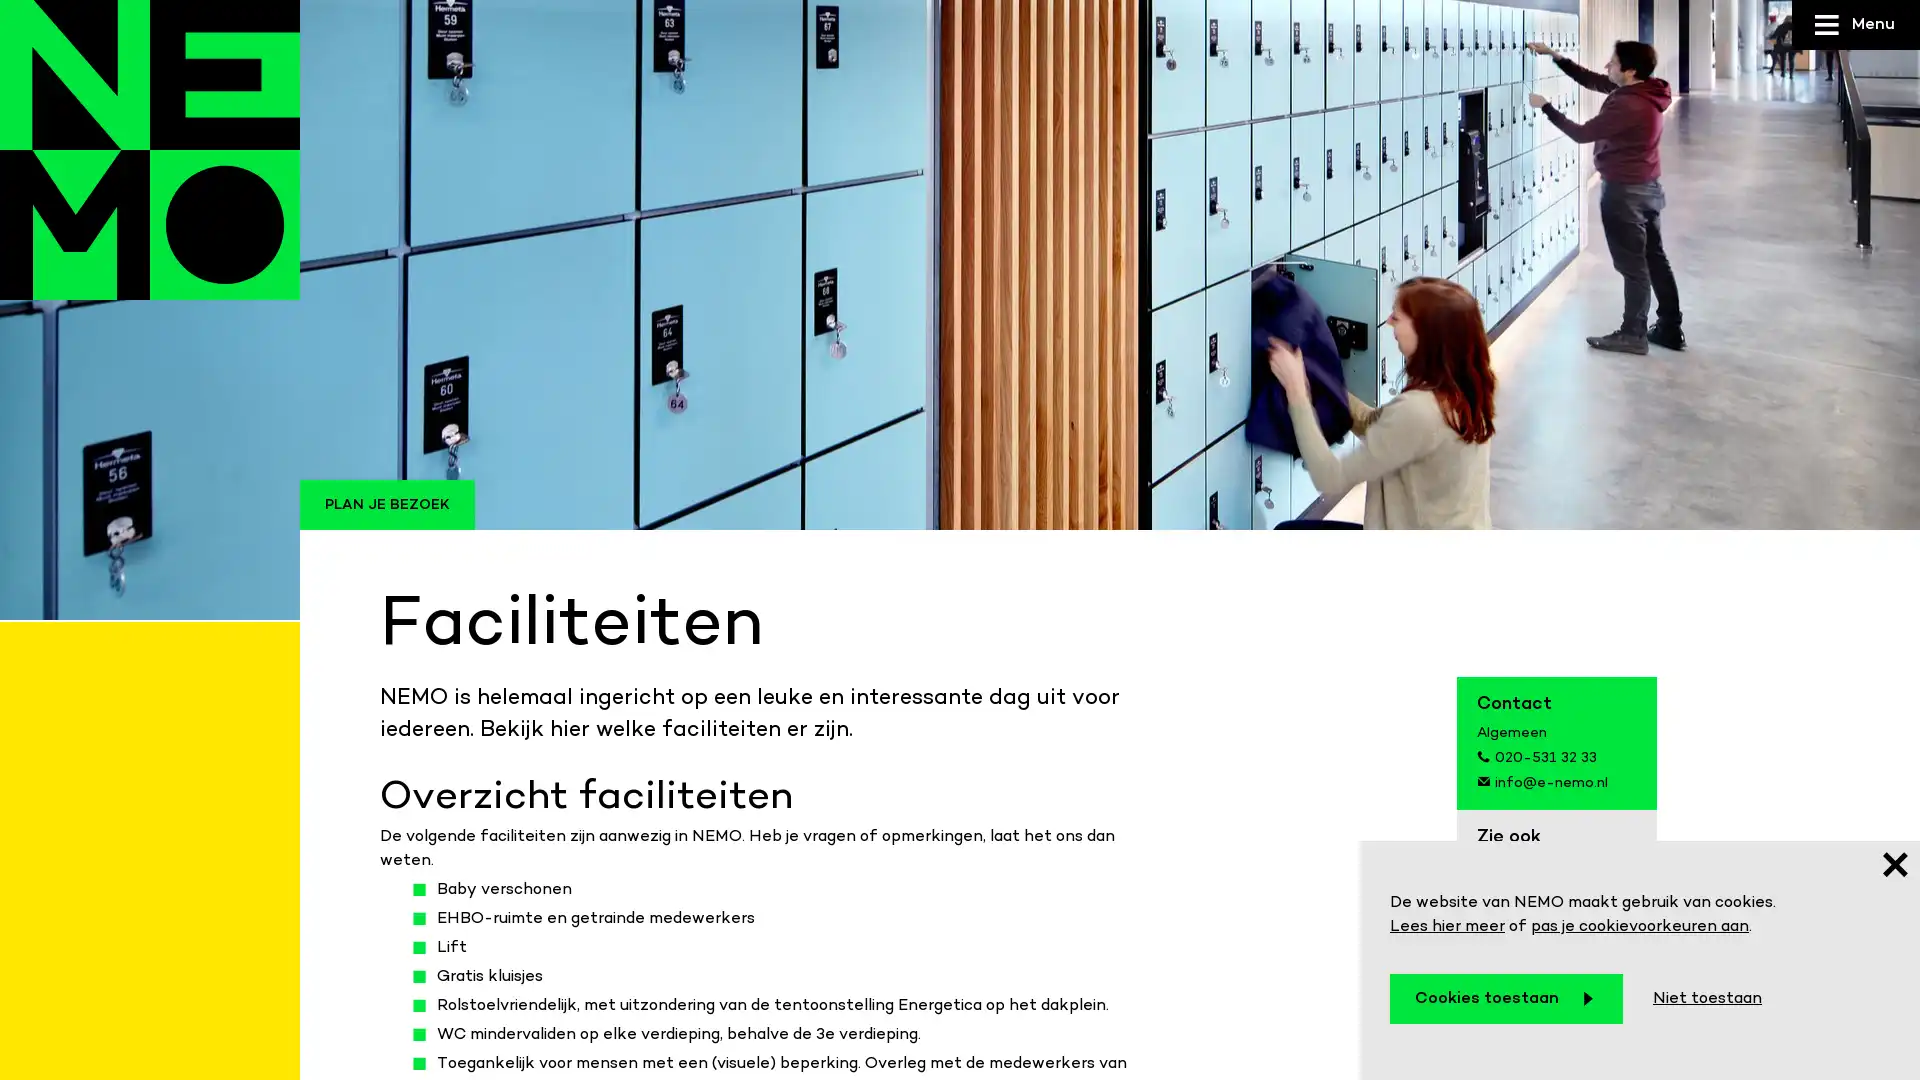  I want to click on Cookies toestaan, so click(1506, 999).